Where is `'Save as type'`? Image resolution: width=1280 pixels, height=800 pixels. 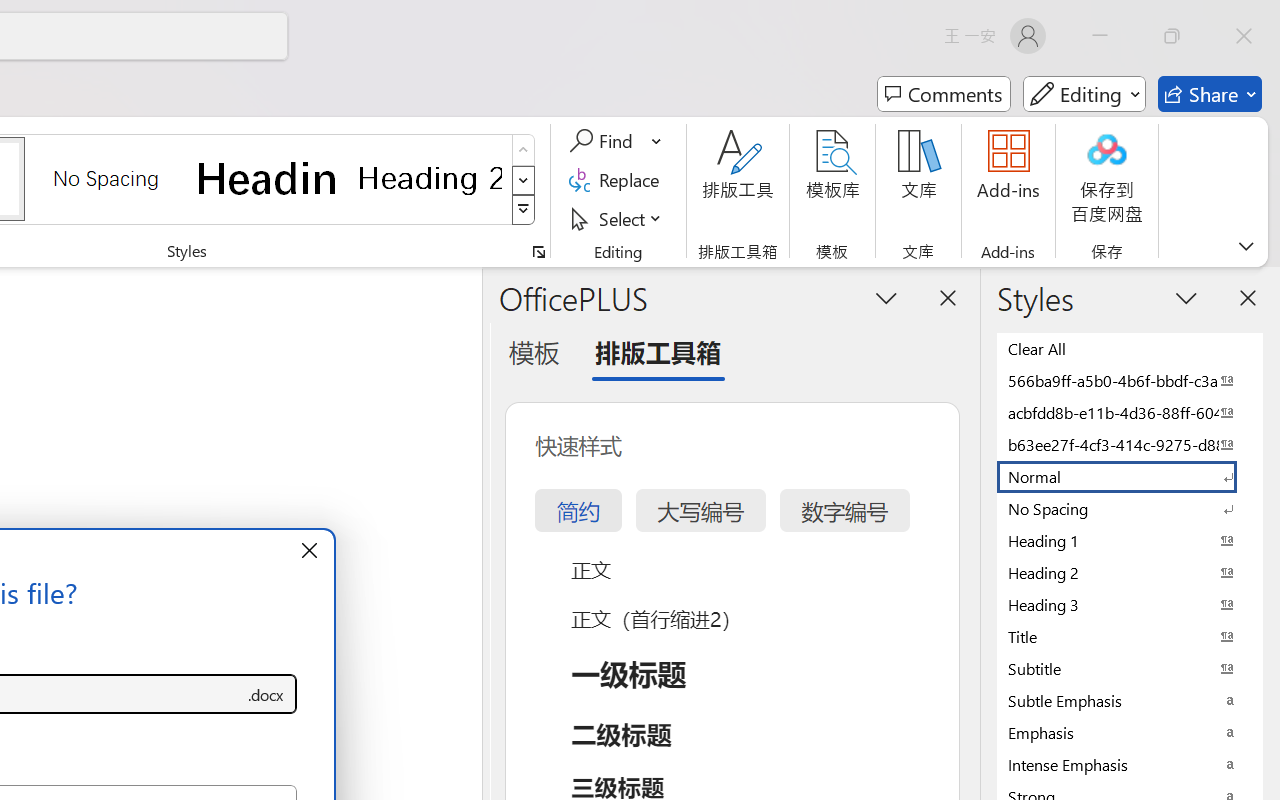
'Save as type' is located at coordinates (264, 694).